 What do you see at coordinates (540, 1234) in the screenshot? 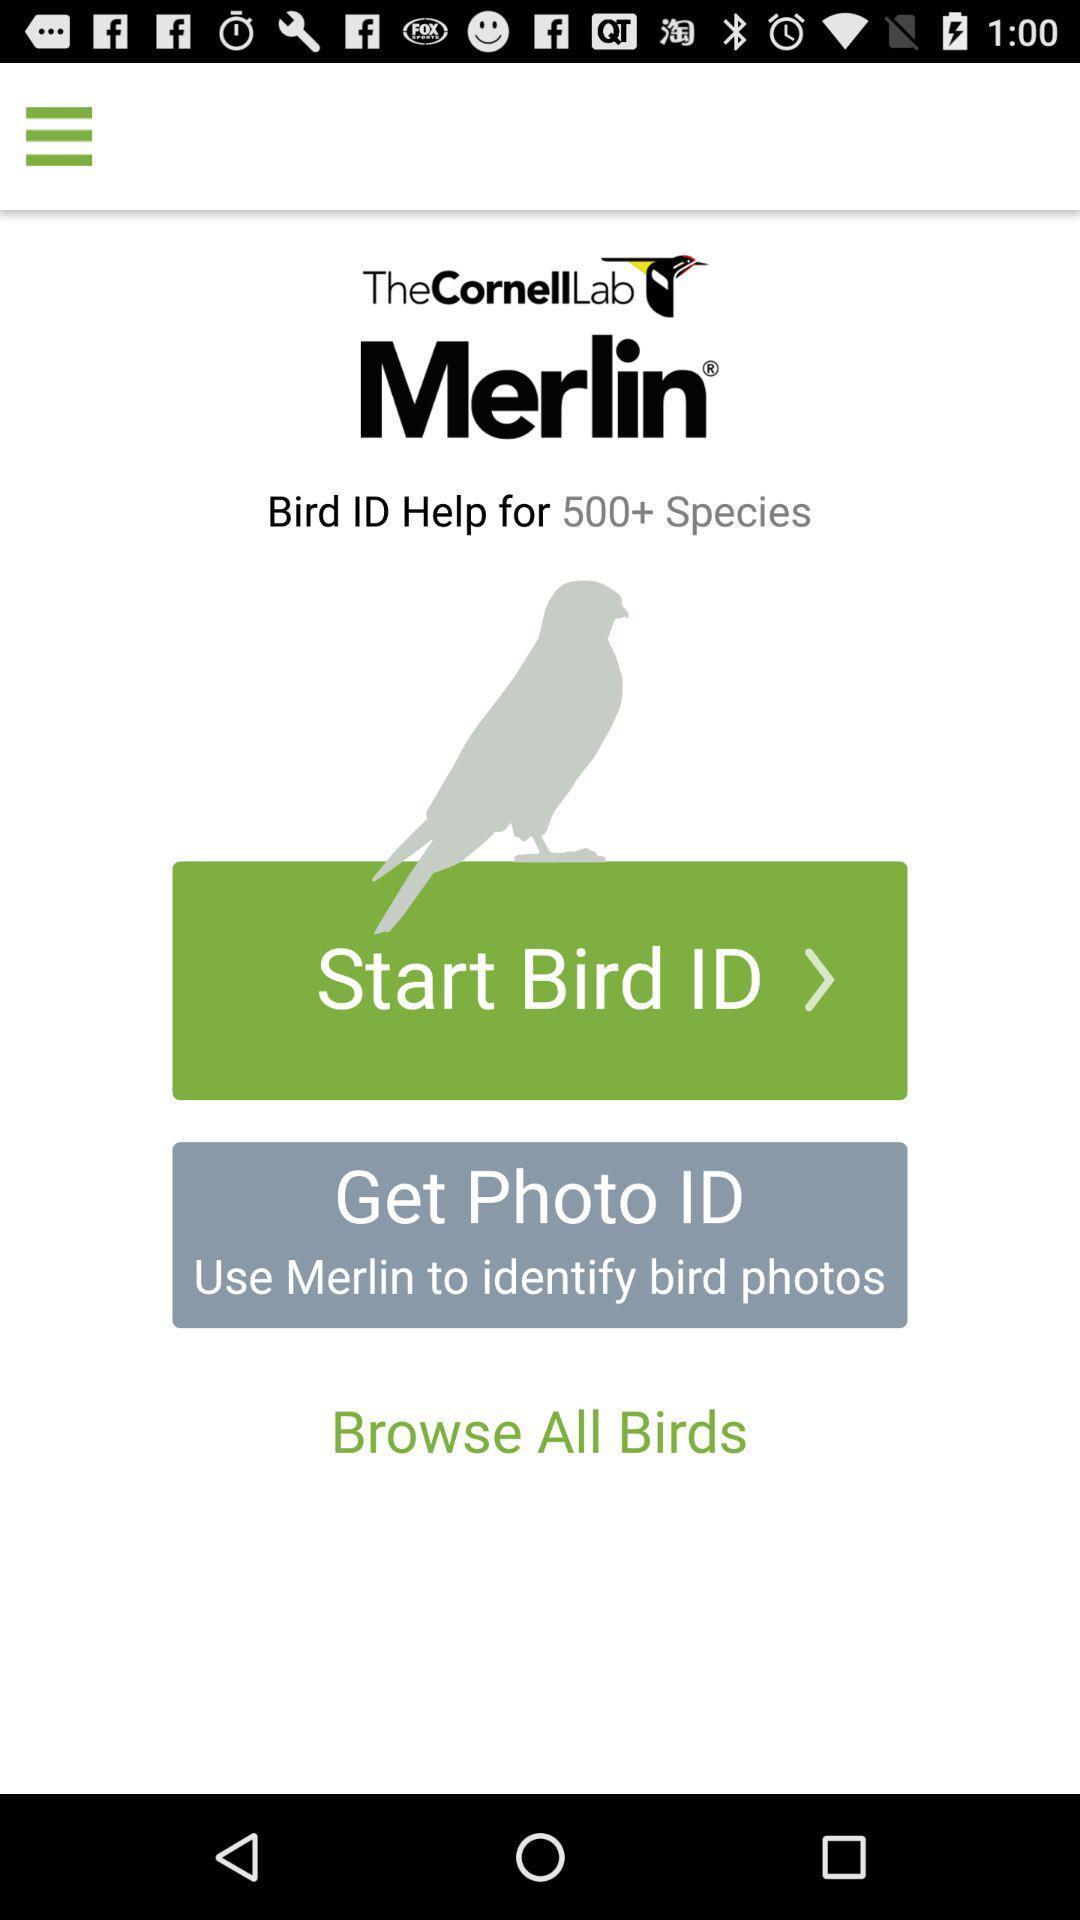
I see `get photo id` at bounding box center [540, 1234].